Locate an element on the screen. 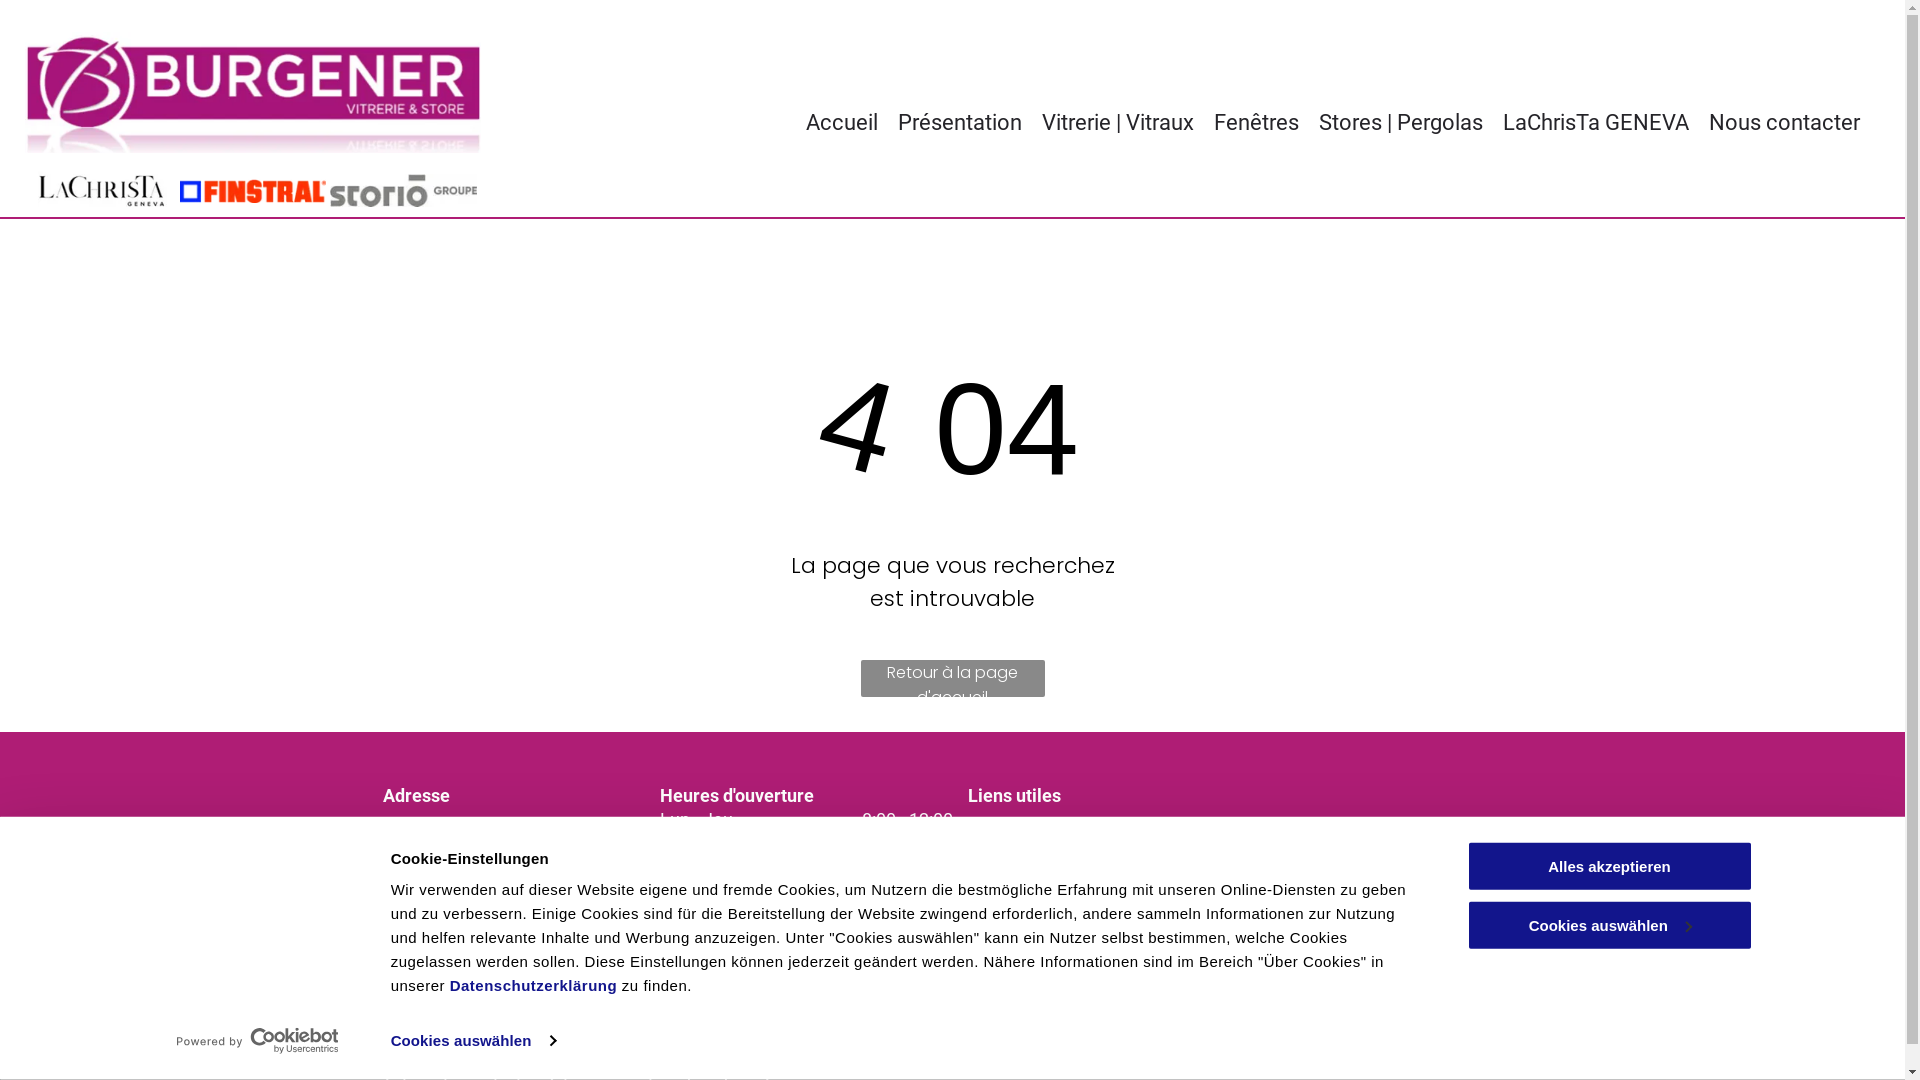 The image size is (1920, 1080). 'Somfy' is located at coordinates (1008, 914).